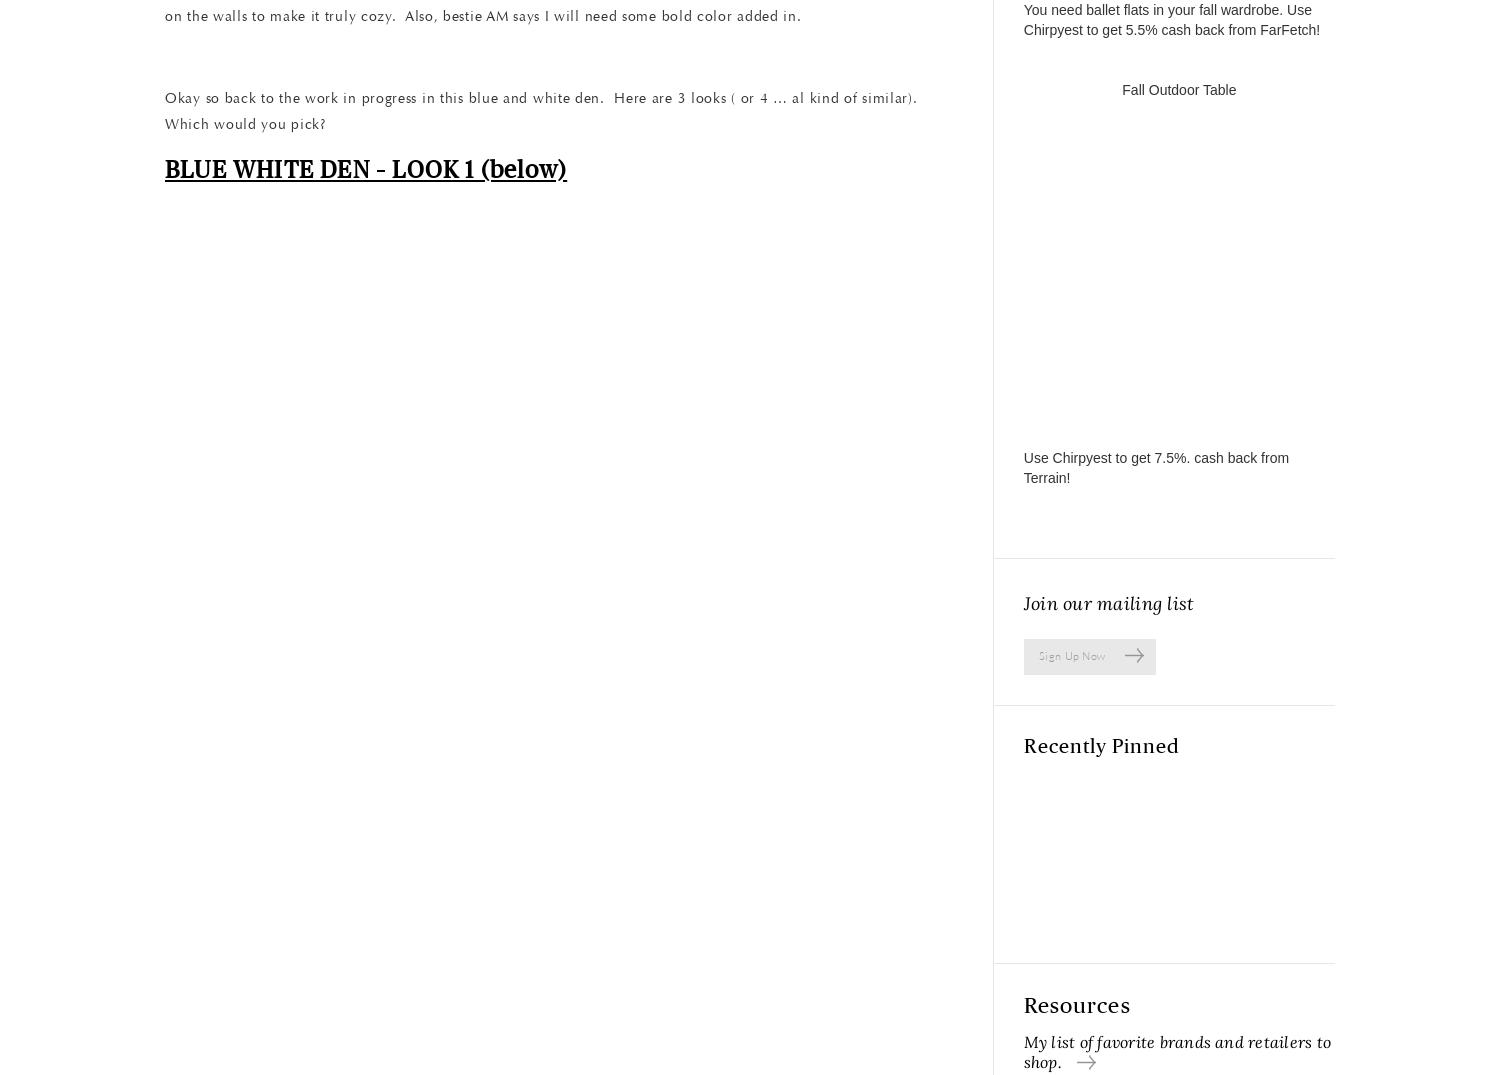 The height and width of the screenshot is (1075, 1500). Describe the element at coordinates (543, 757) in the screenshot. I see `'share'` at that location.